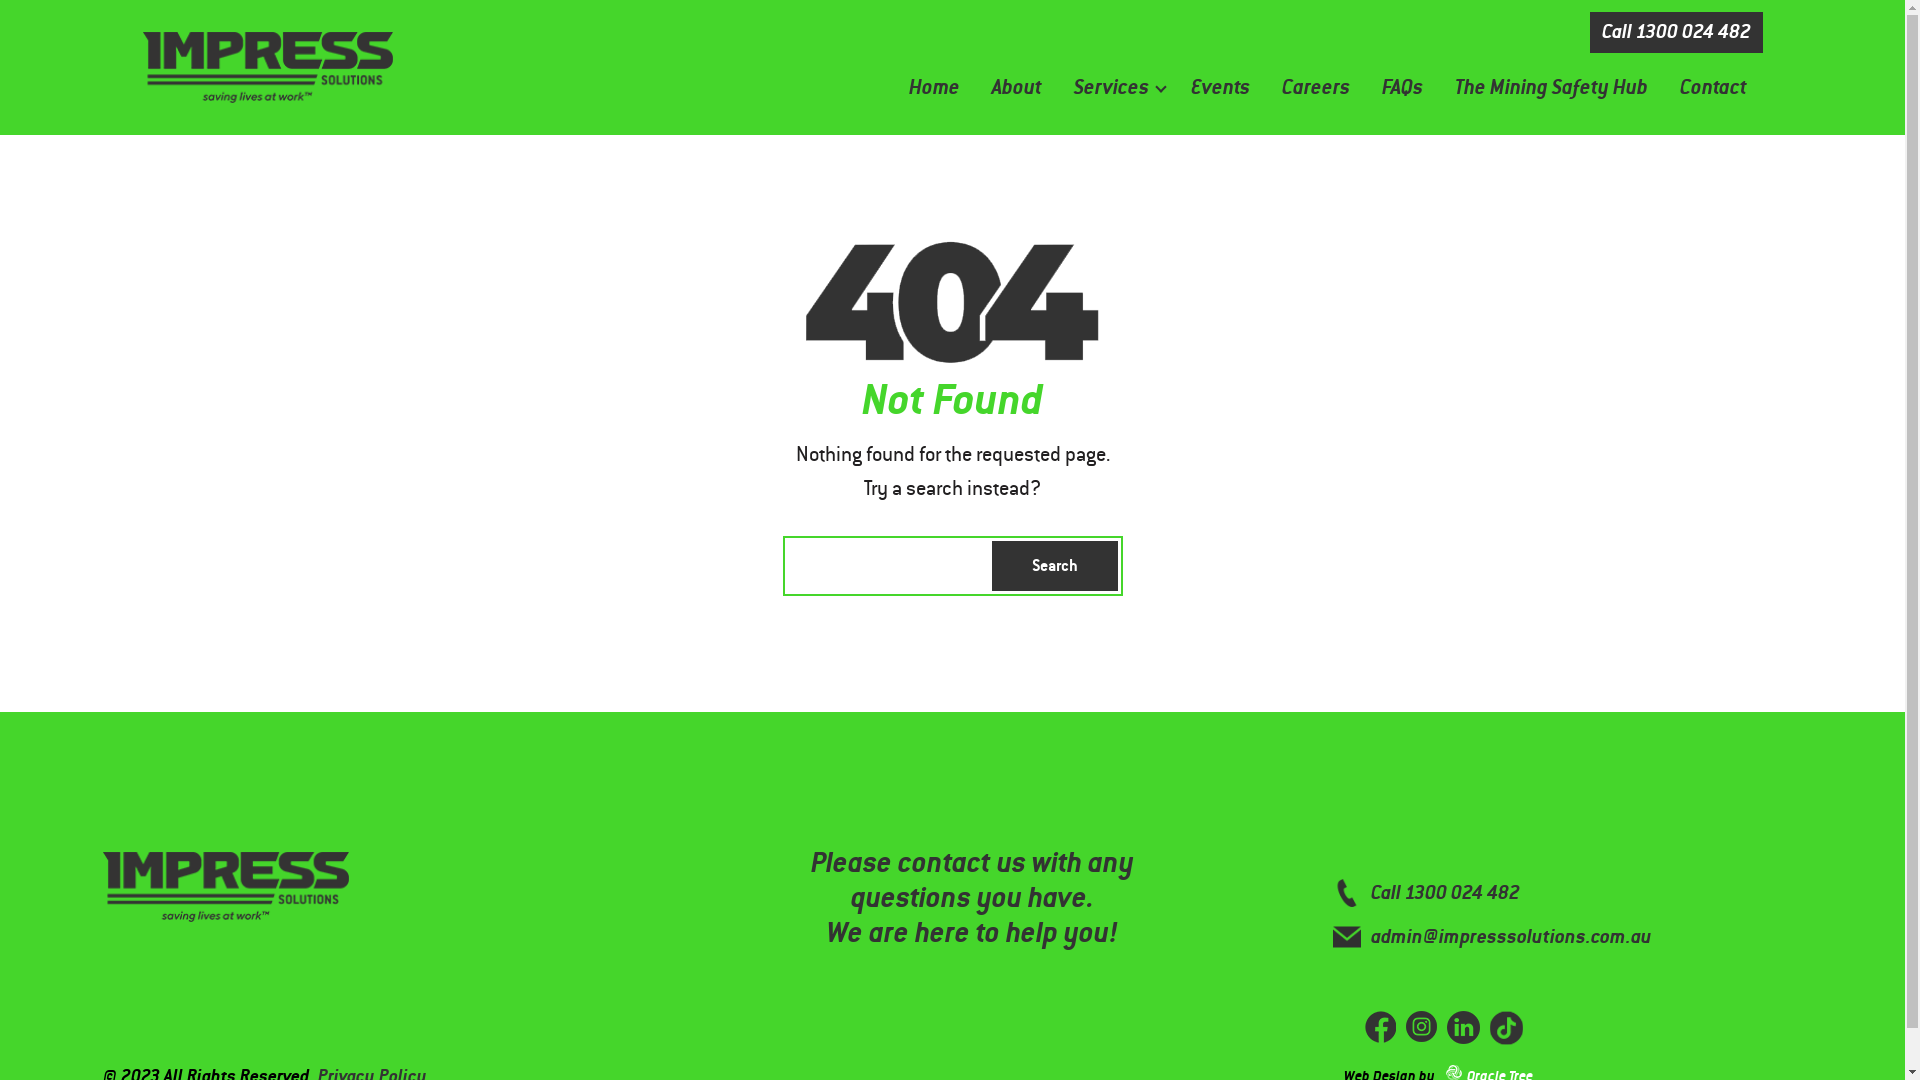 The image size is (1920, 1080). Describe the element at coordinates (1401, 86) in the screenshot. I see `'FAQs'` at that location.